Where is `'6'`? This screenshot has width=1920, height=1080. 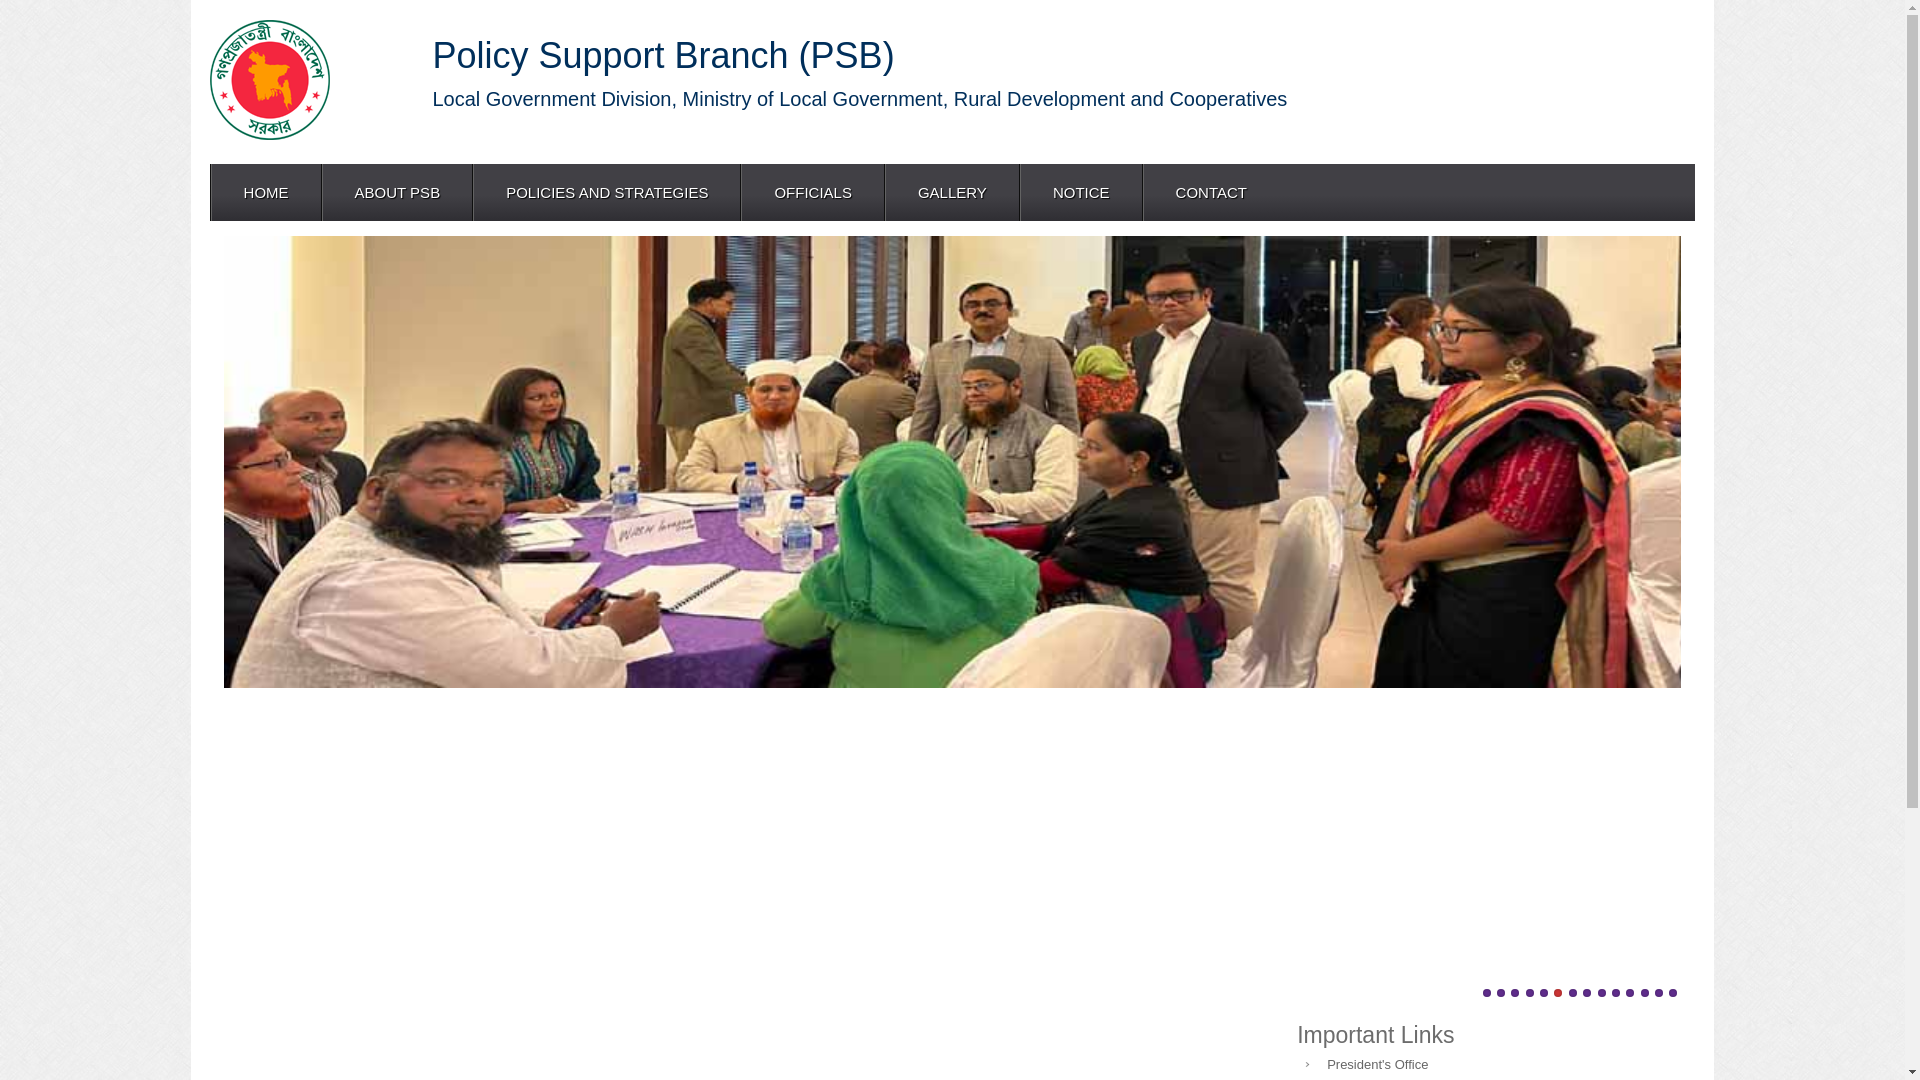 '6' is located at coordinates (1557, 992).